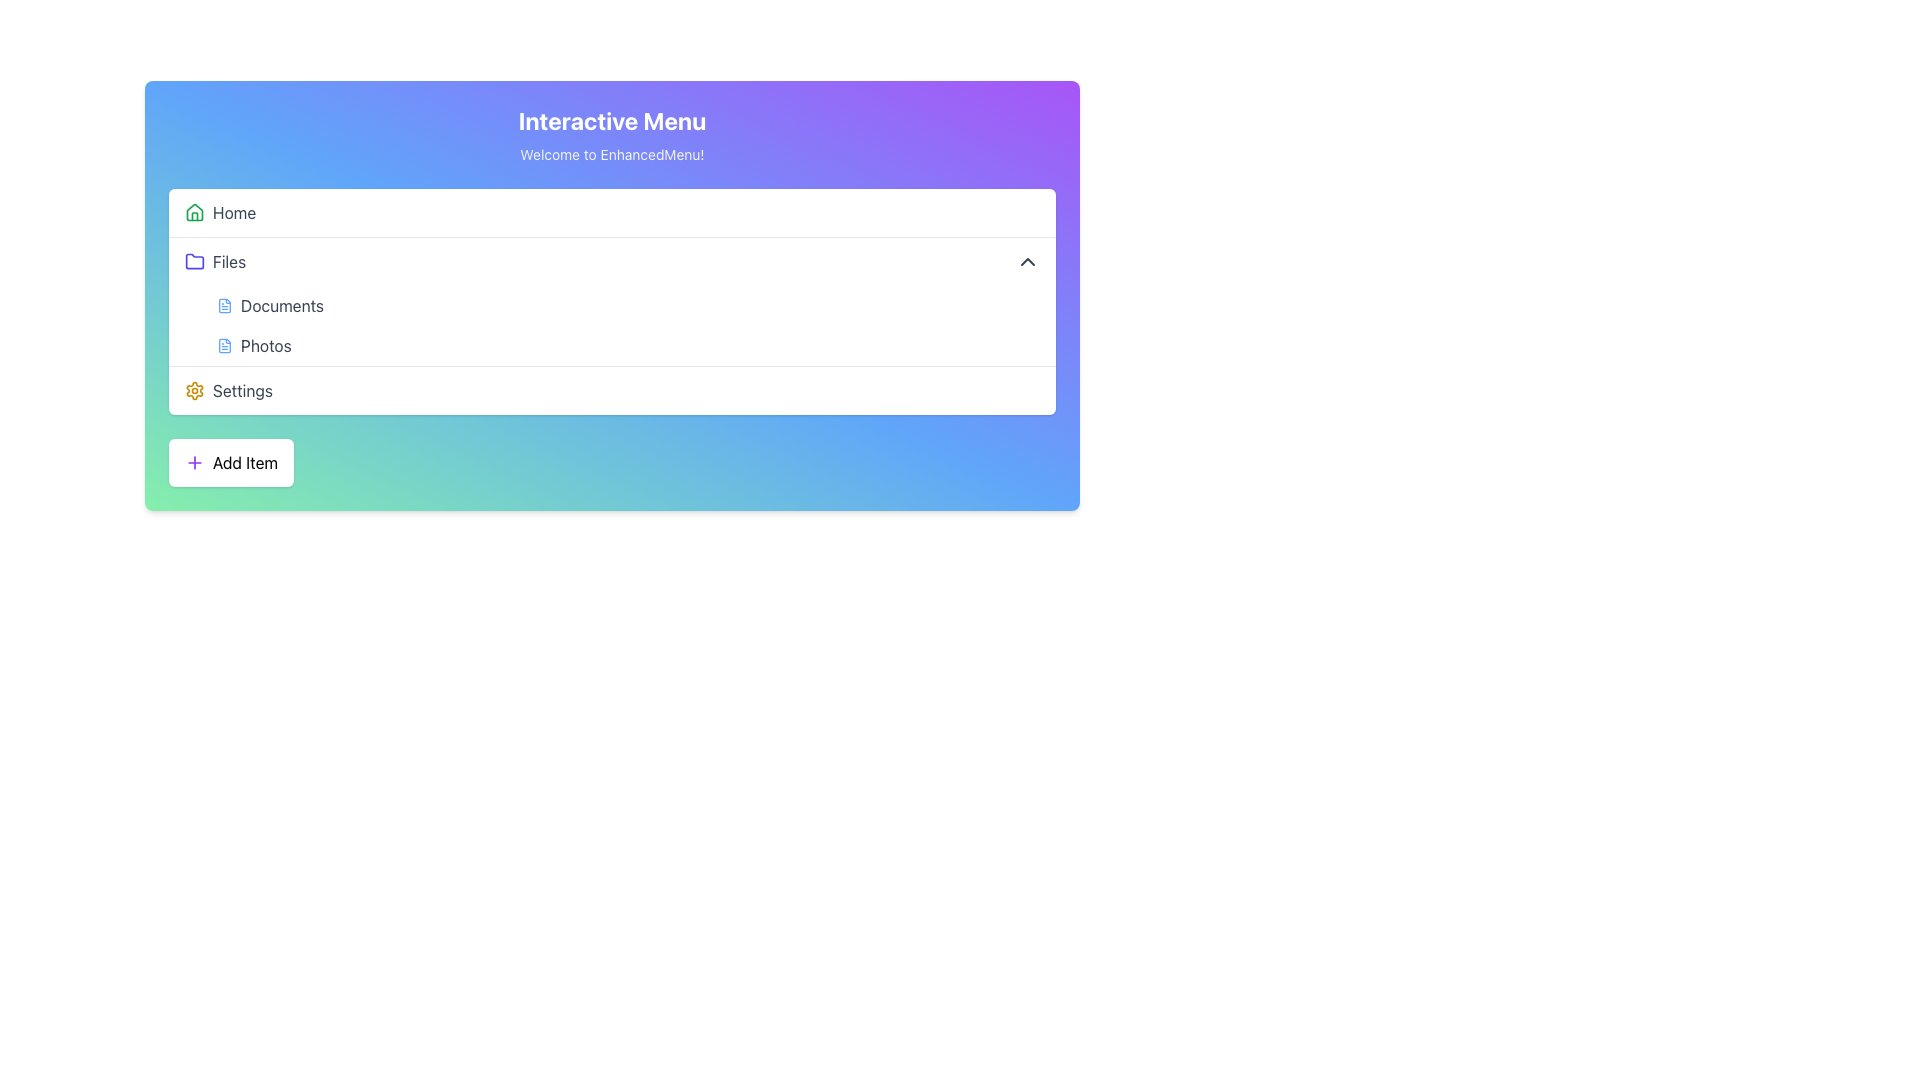  Describe the element at coordinates (195, 212) in the screenshot. I see `the 'Home' icon located at the far left of the 'Home' menu option in the sidebar, which visually indicates the menu's purpose` at that location.